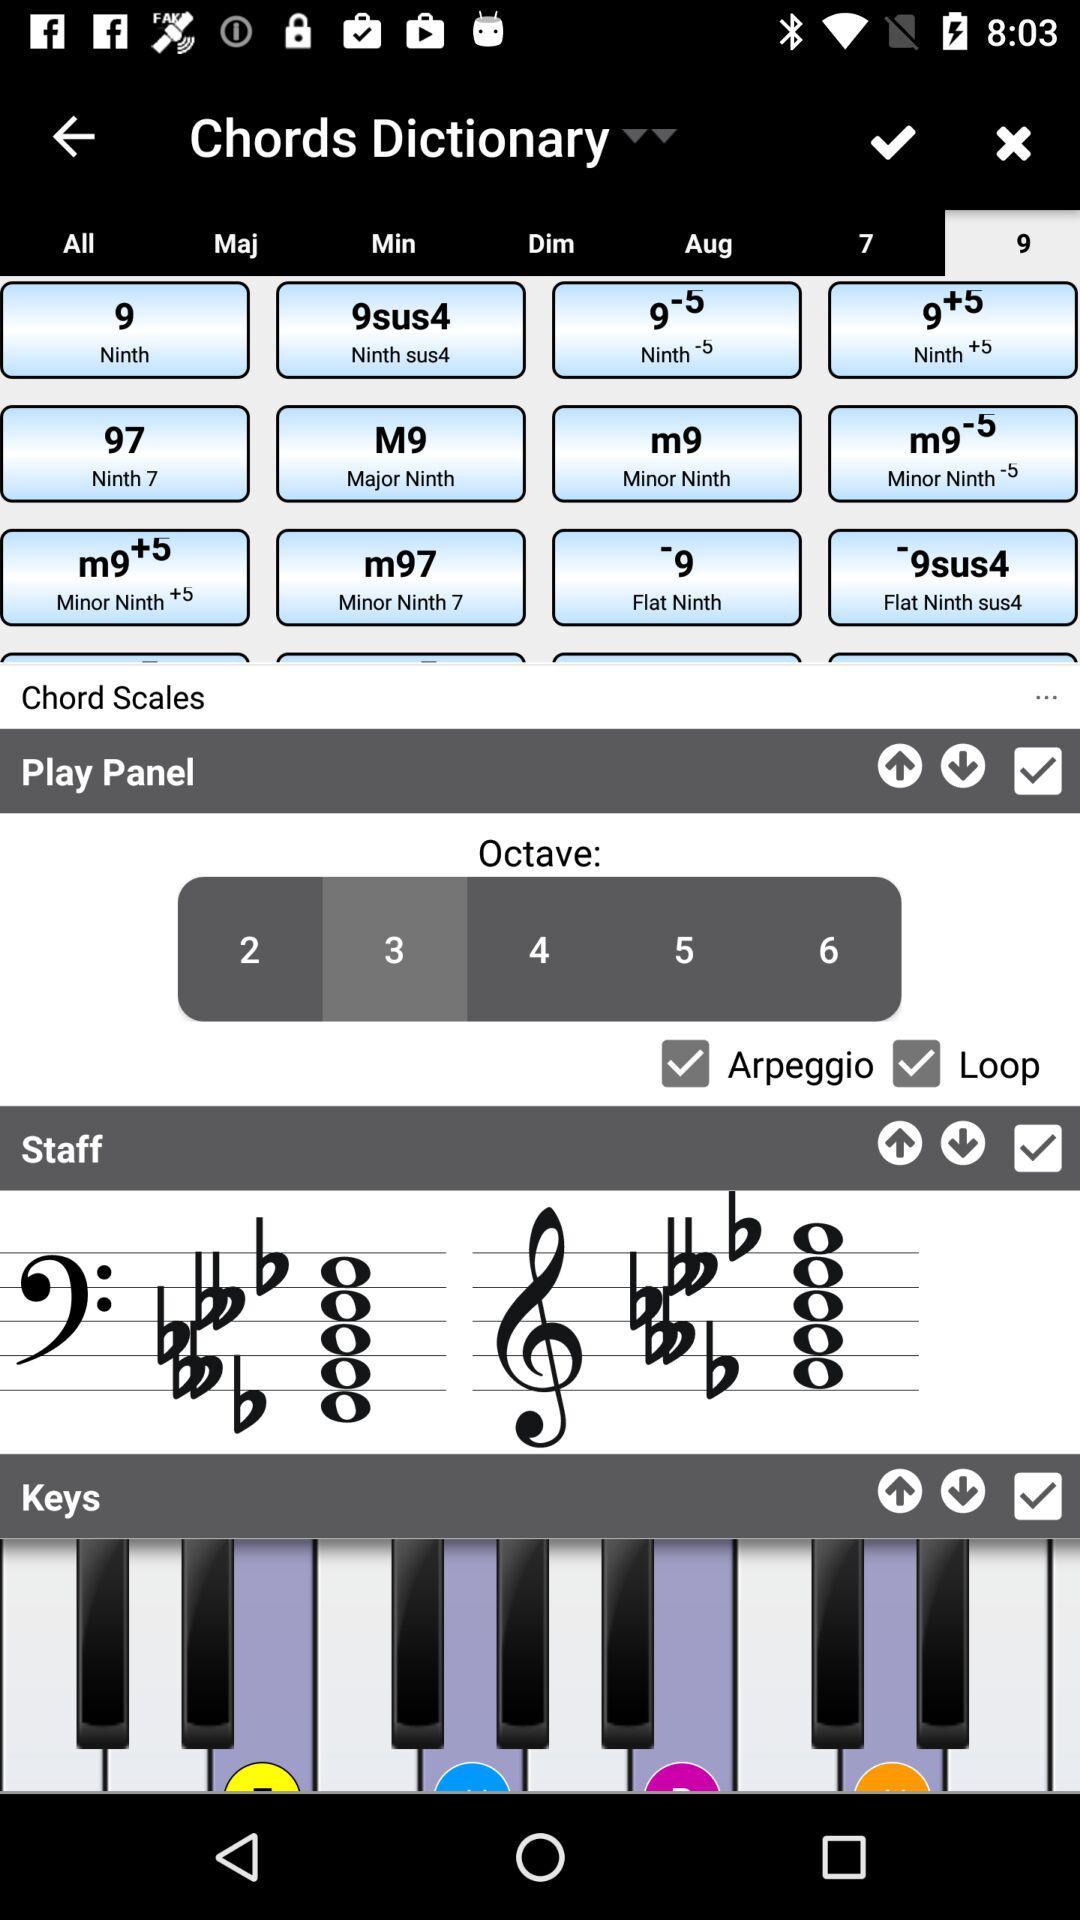  Describe the element at coordinates (207, 1643) in the screenshot. I see `music playing key` at that location.